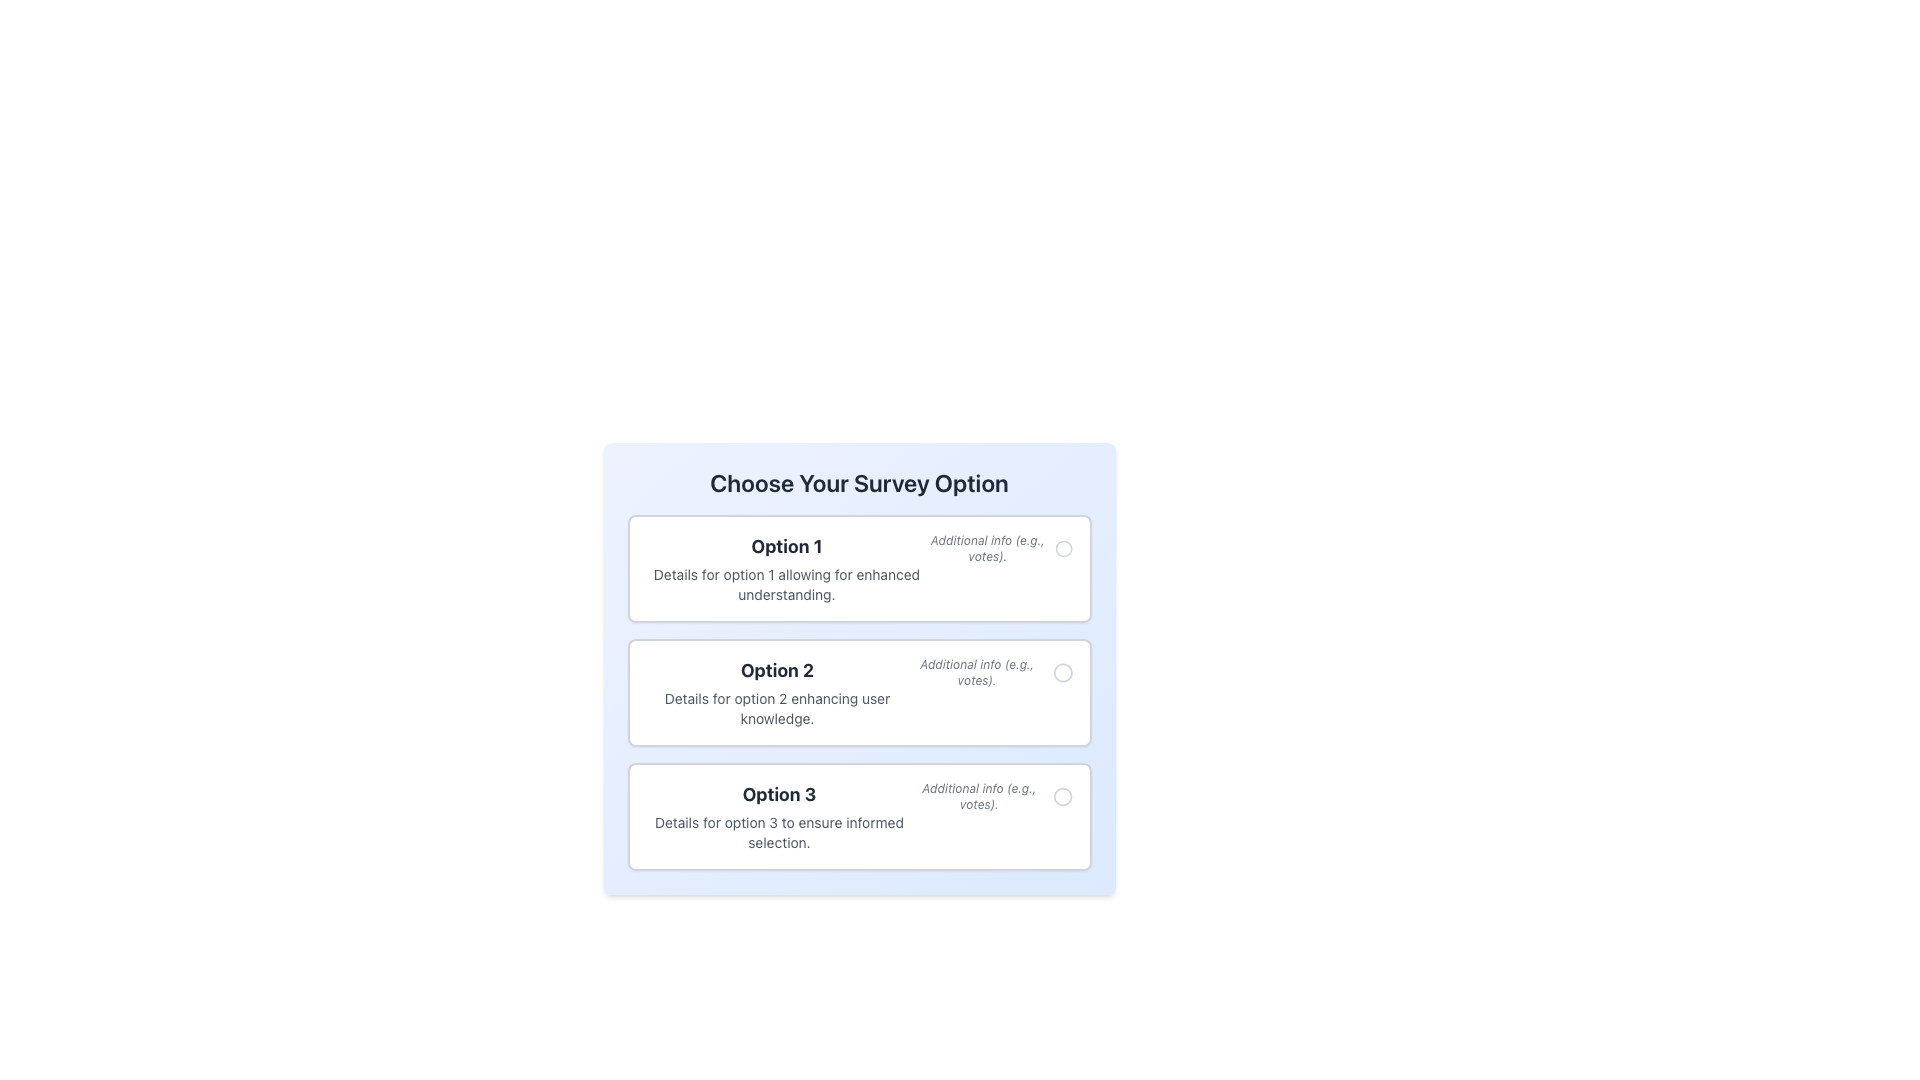  Describe the element at coordinates (1062, 672) in the screenshot. I see `the interactive circular button located to the right of the text 'Additional info (e.g., votes).' in the 'Option 2' list item` at that location.